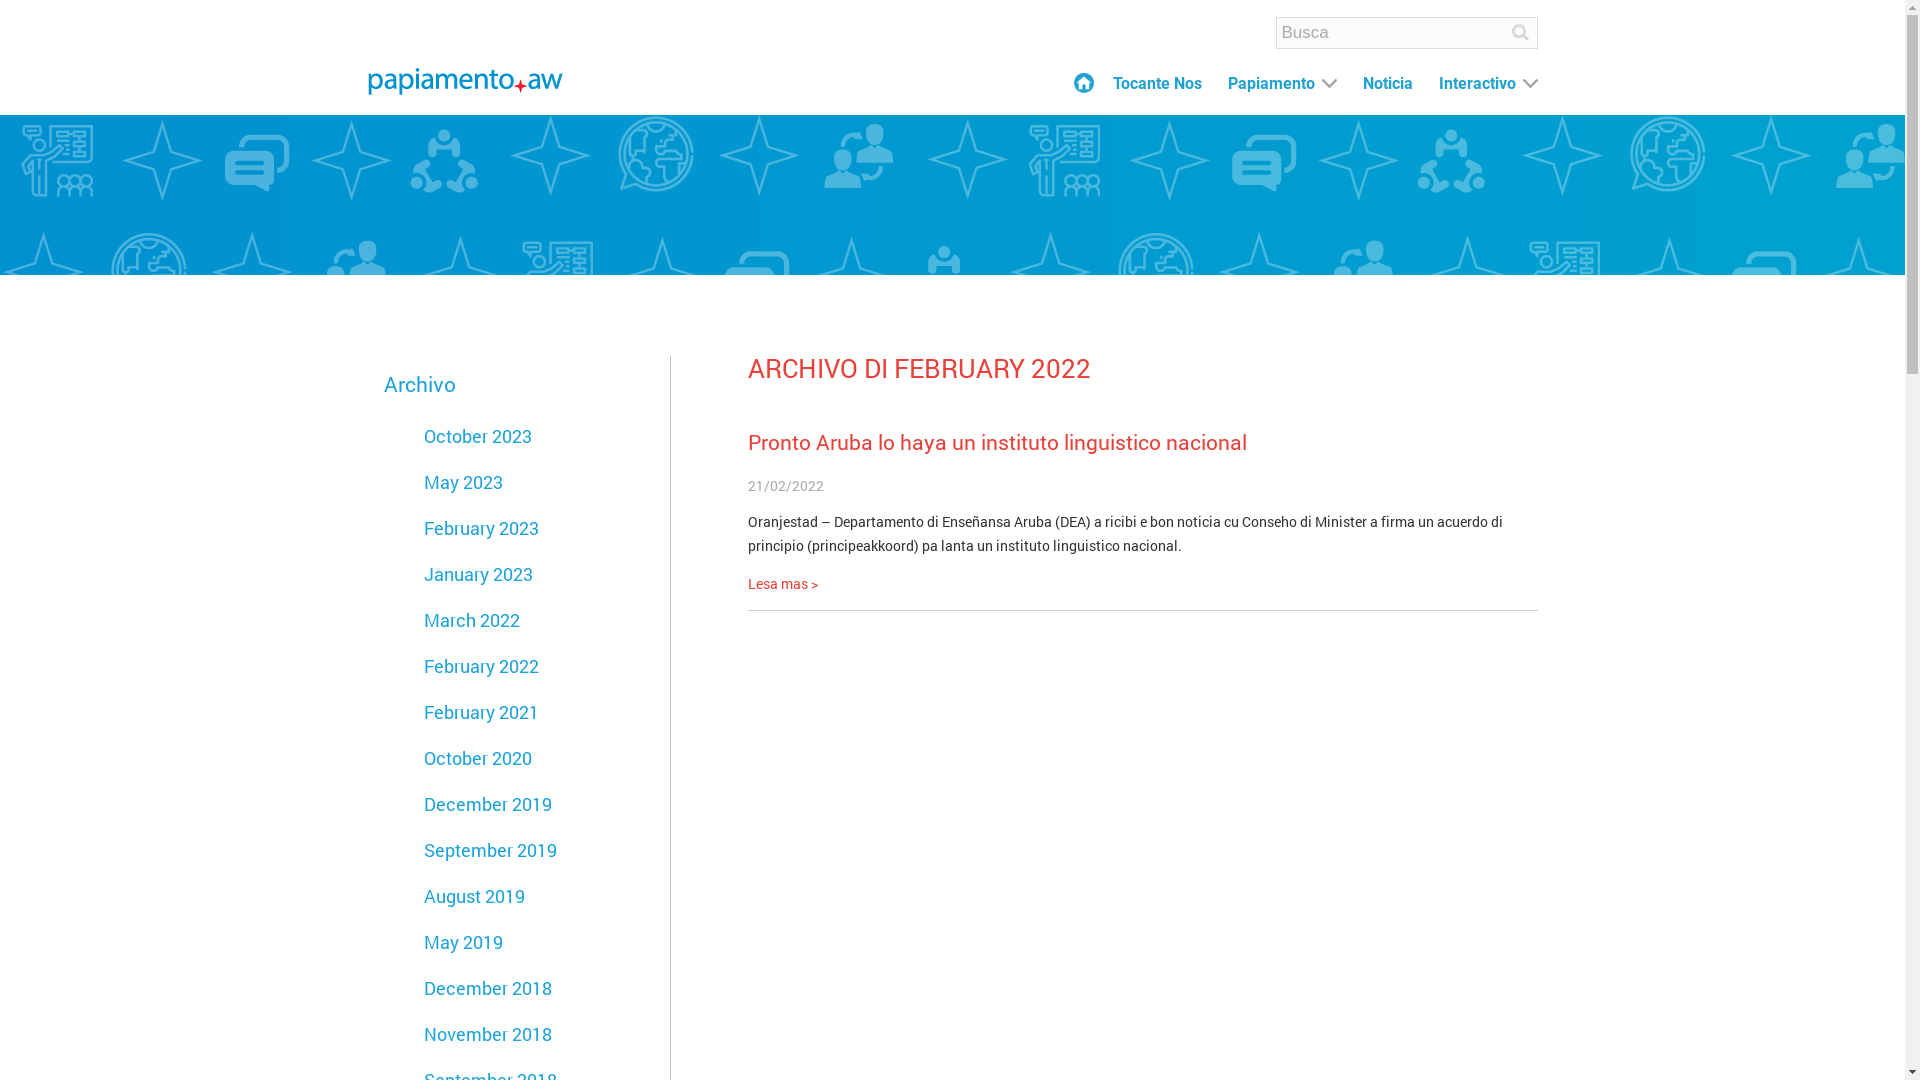 The width and height of the screenshot is (1920, 1080). I want to click on 'Tocante Nos', so click(1156, 83).